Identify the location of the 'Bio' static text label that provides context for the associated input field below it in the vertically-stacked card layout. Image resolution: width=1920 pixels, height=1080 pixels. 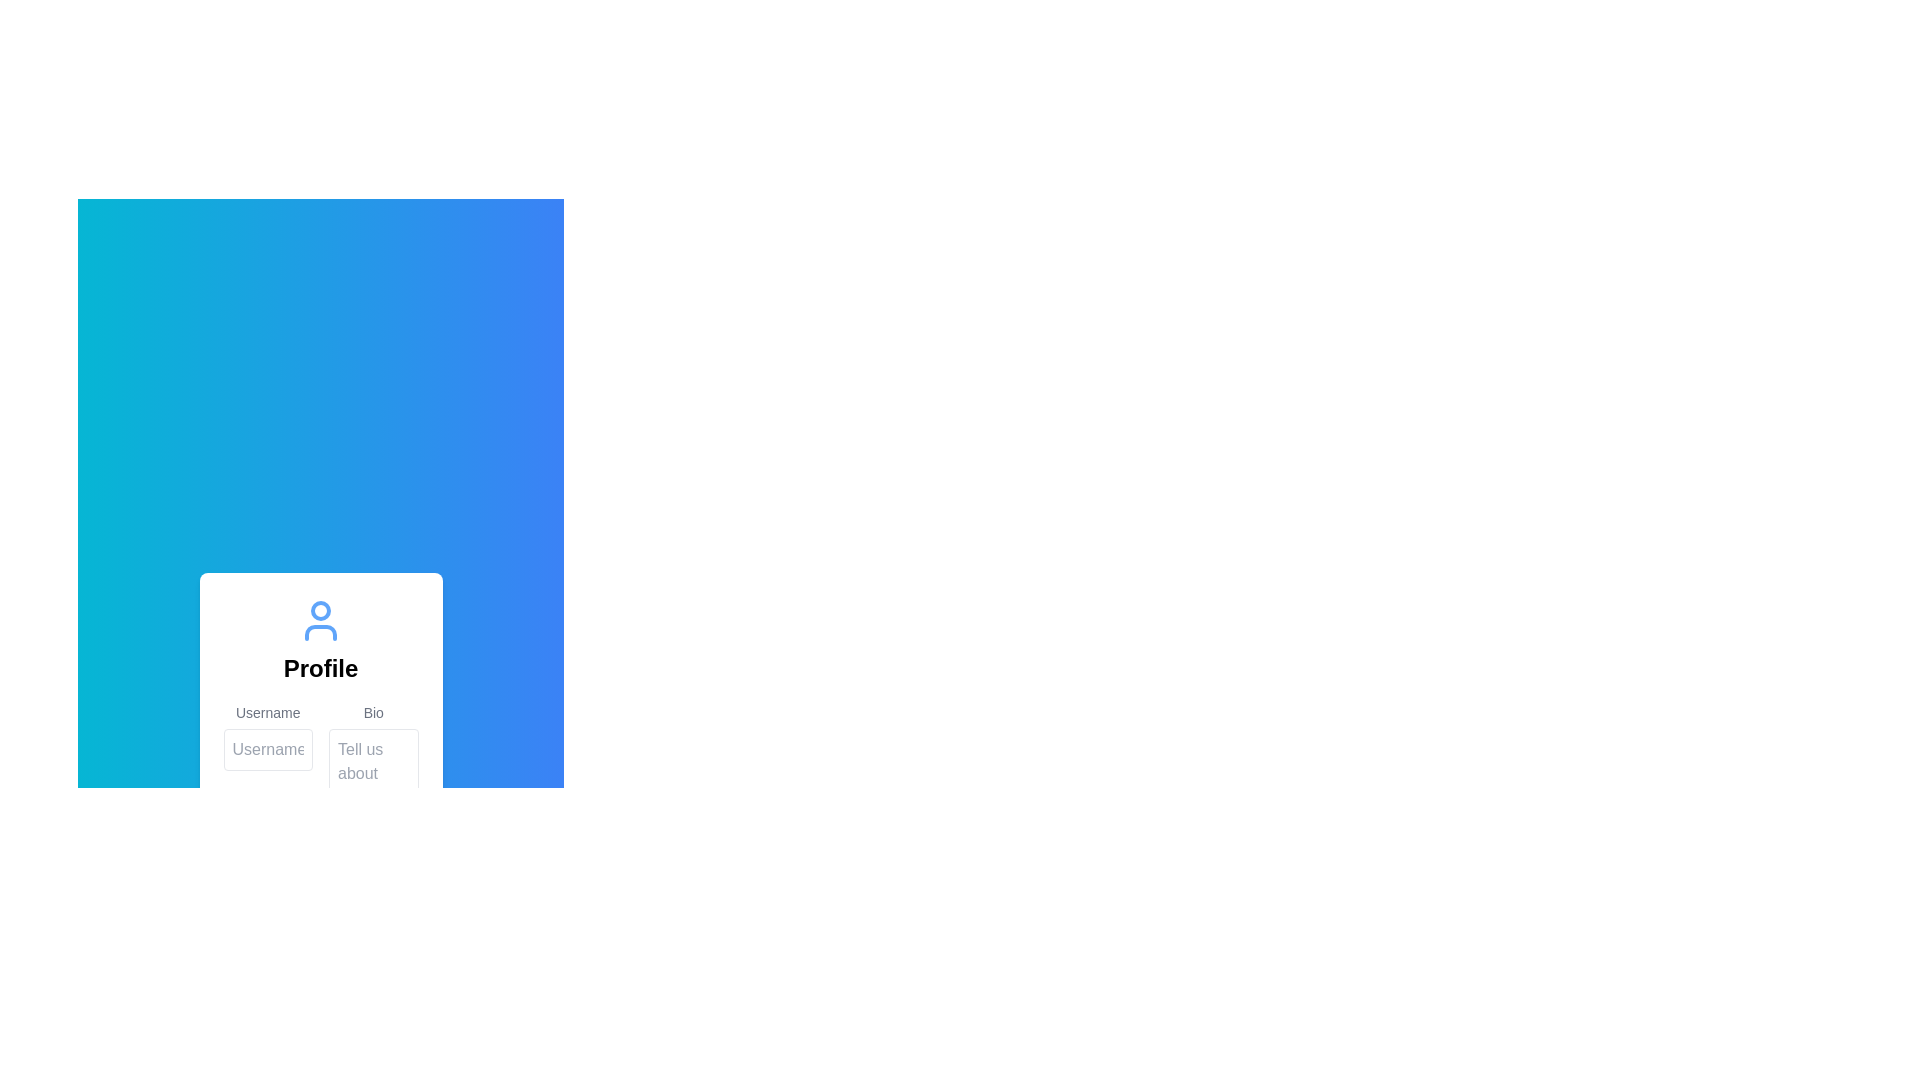
(373, 711).